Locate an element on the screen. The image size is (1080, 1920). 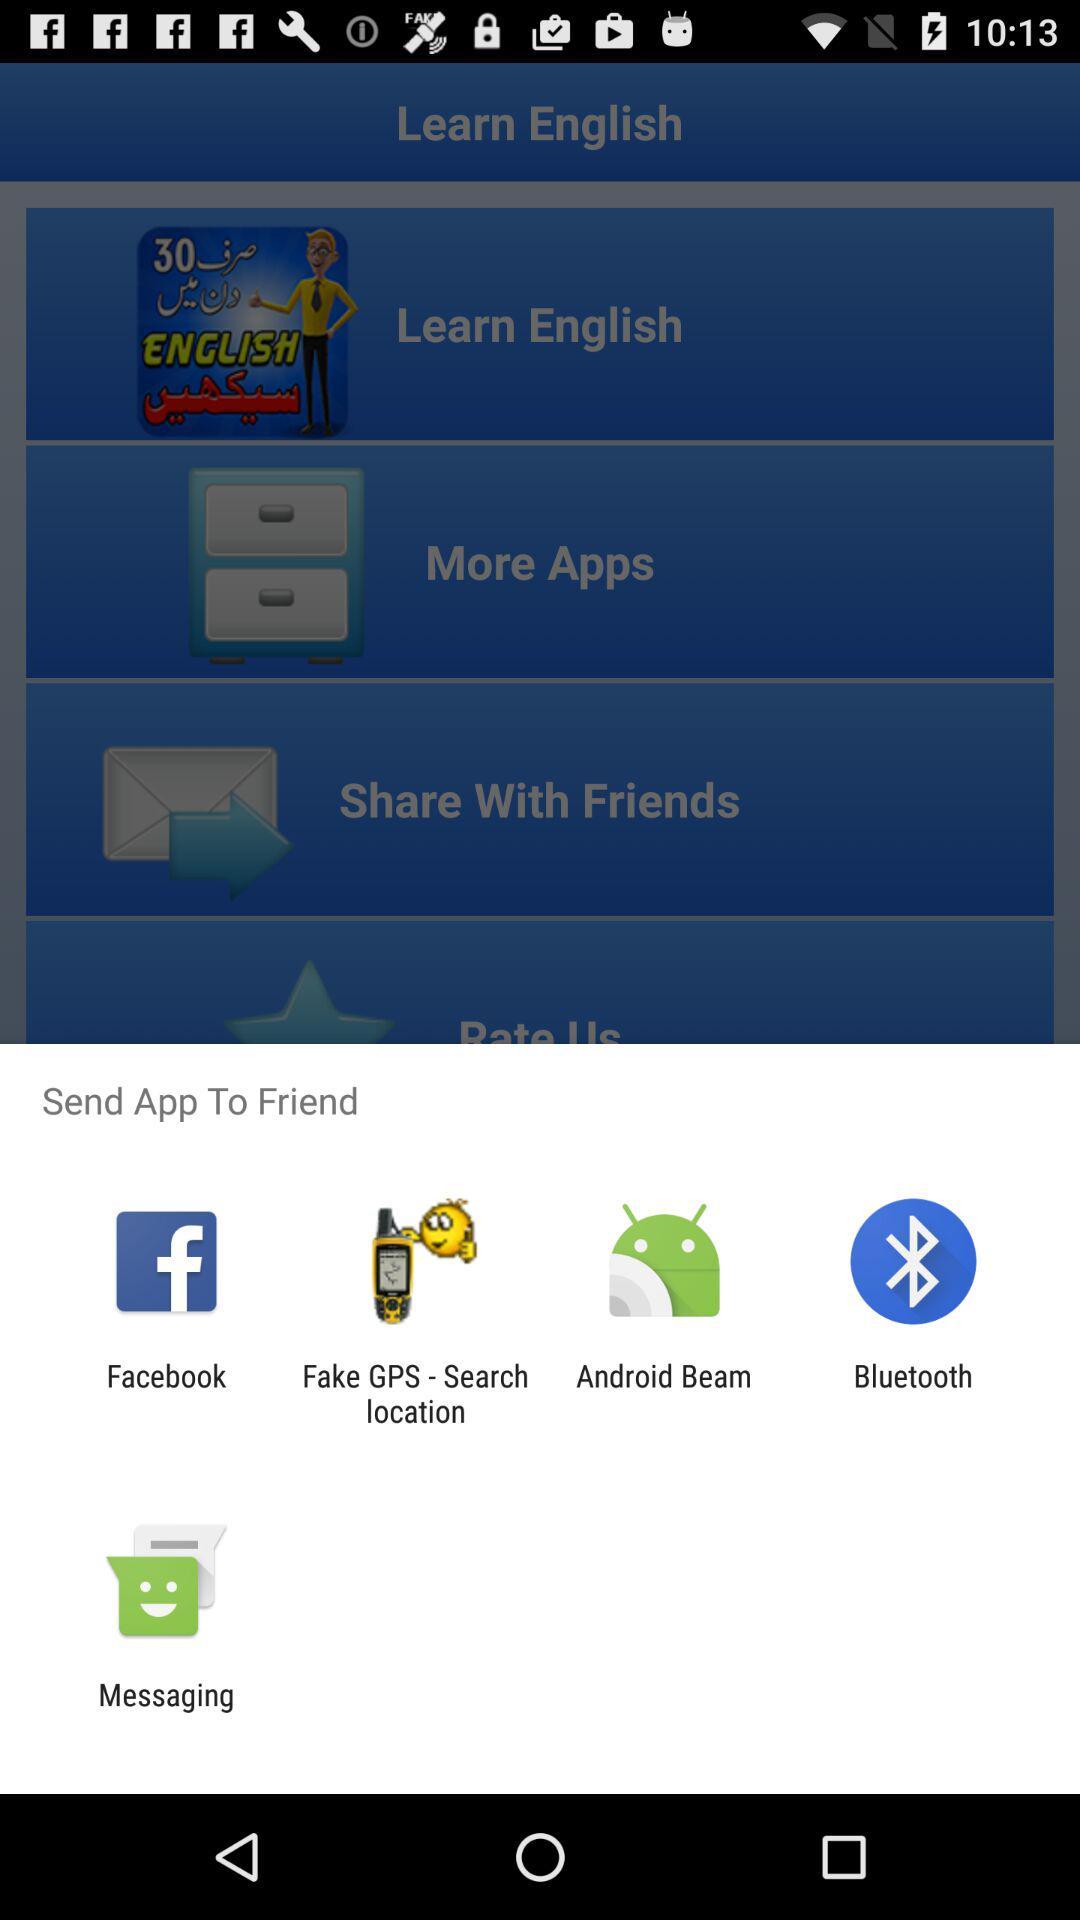
the fake gps search item is located at coordinates (414, 1392).